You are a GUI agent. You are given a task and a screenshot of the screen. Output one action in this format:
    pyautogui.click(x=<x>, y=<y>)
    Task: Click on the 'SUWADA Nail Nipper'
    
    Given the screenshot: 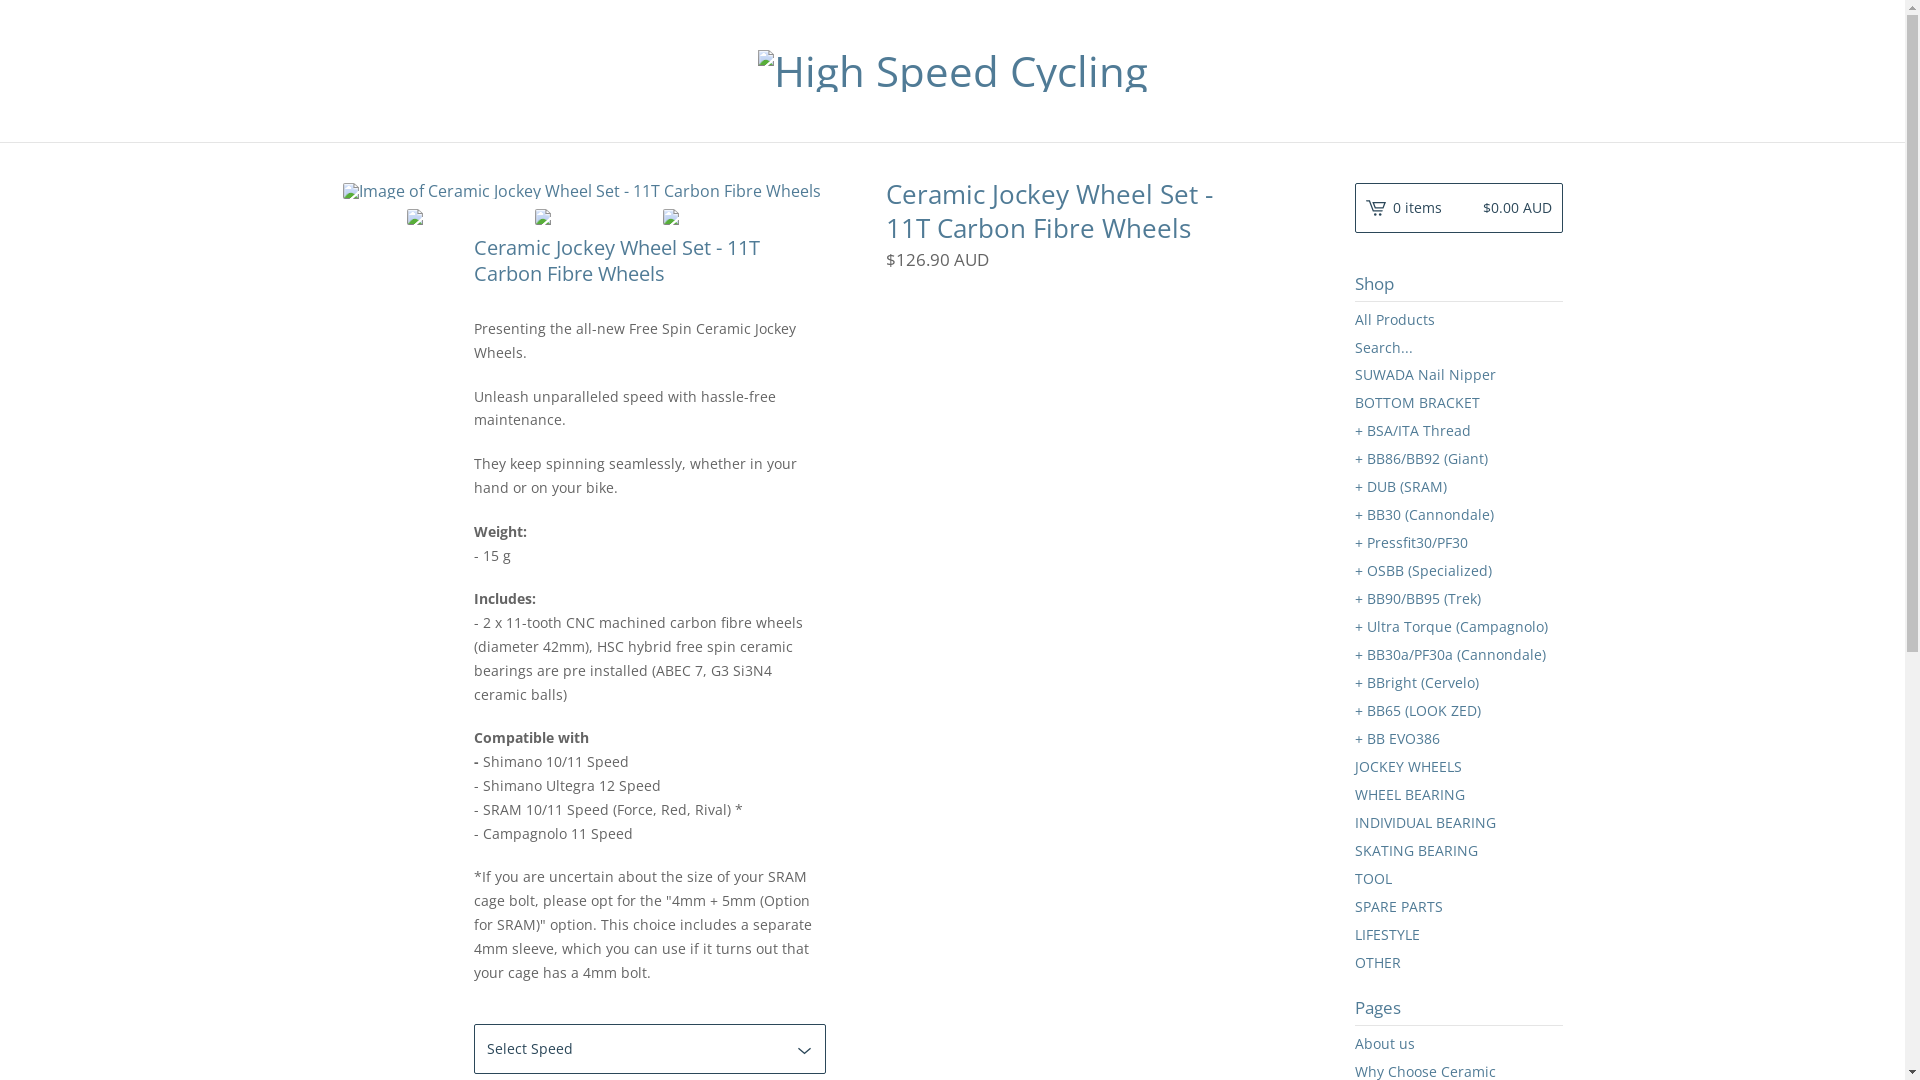 What is the action you would take?
    pyautogui.click(x=1458, y=374)
    